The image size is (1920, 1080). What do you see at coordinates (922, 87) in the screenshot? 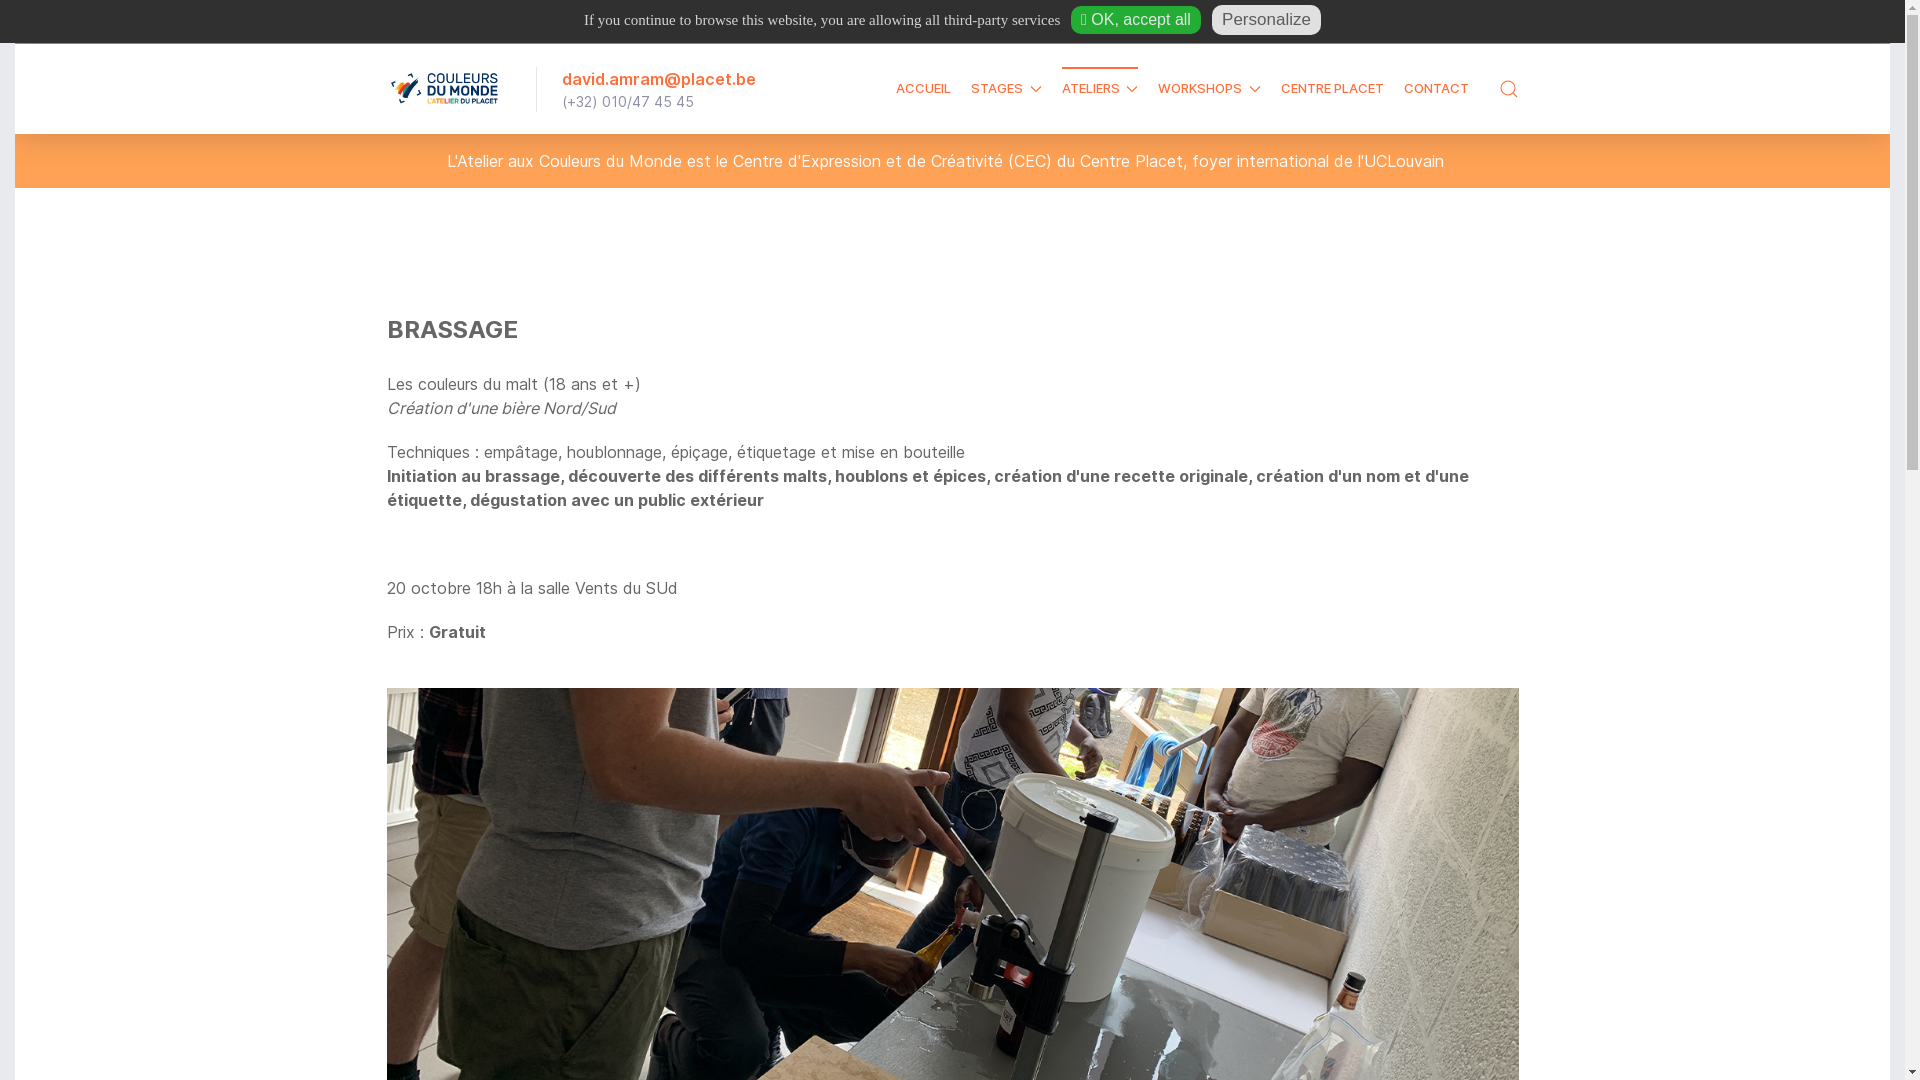
I see `'ACCUEIL'` at bounding box center [922, 87].